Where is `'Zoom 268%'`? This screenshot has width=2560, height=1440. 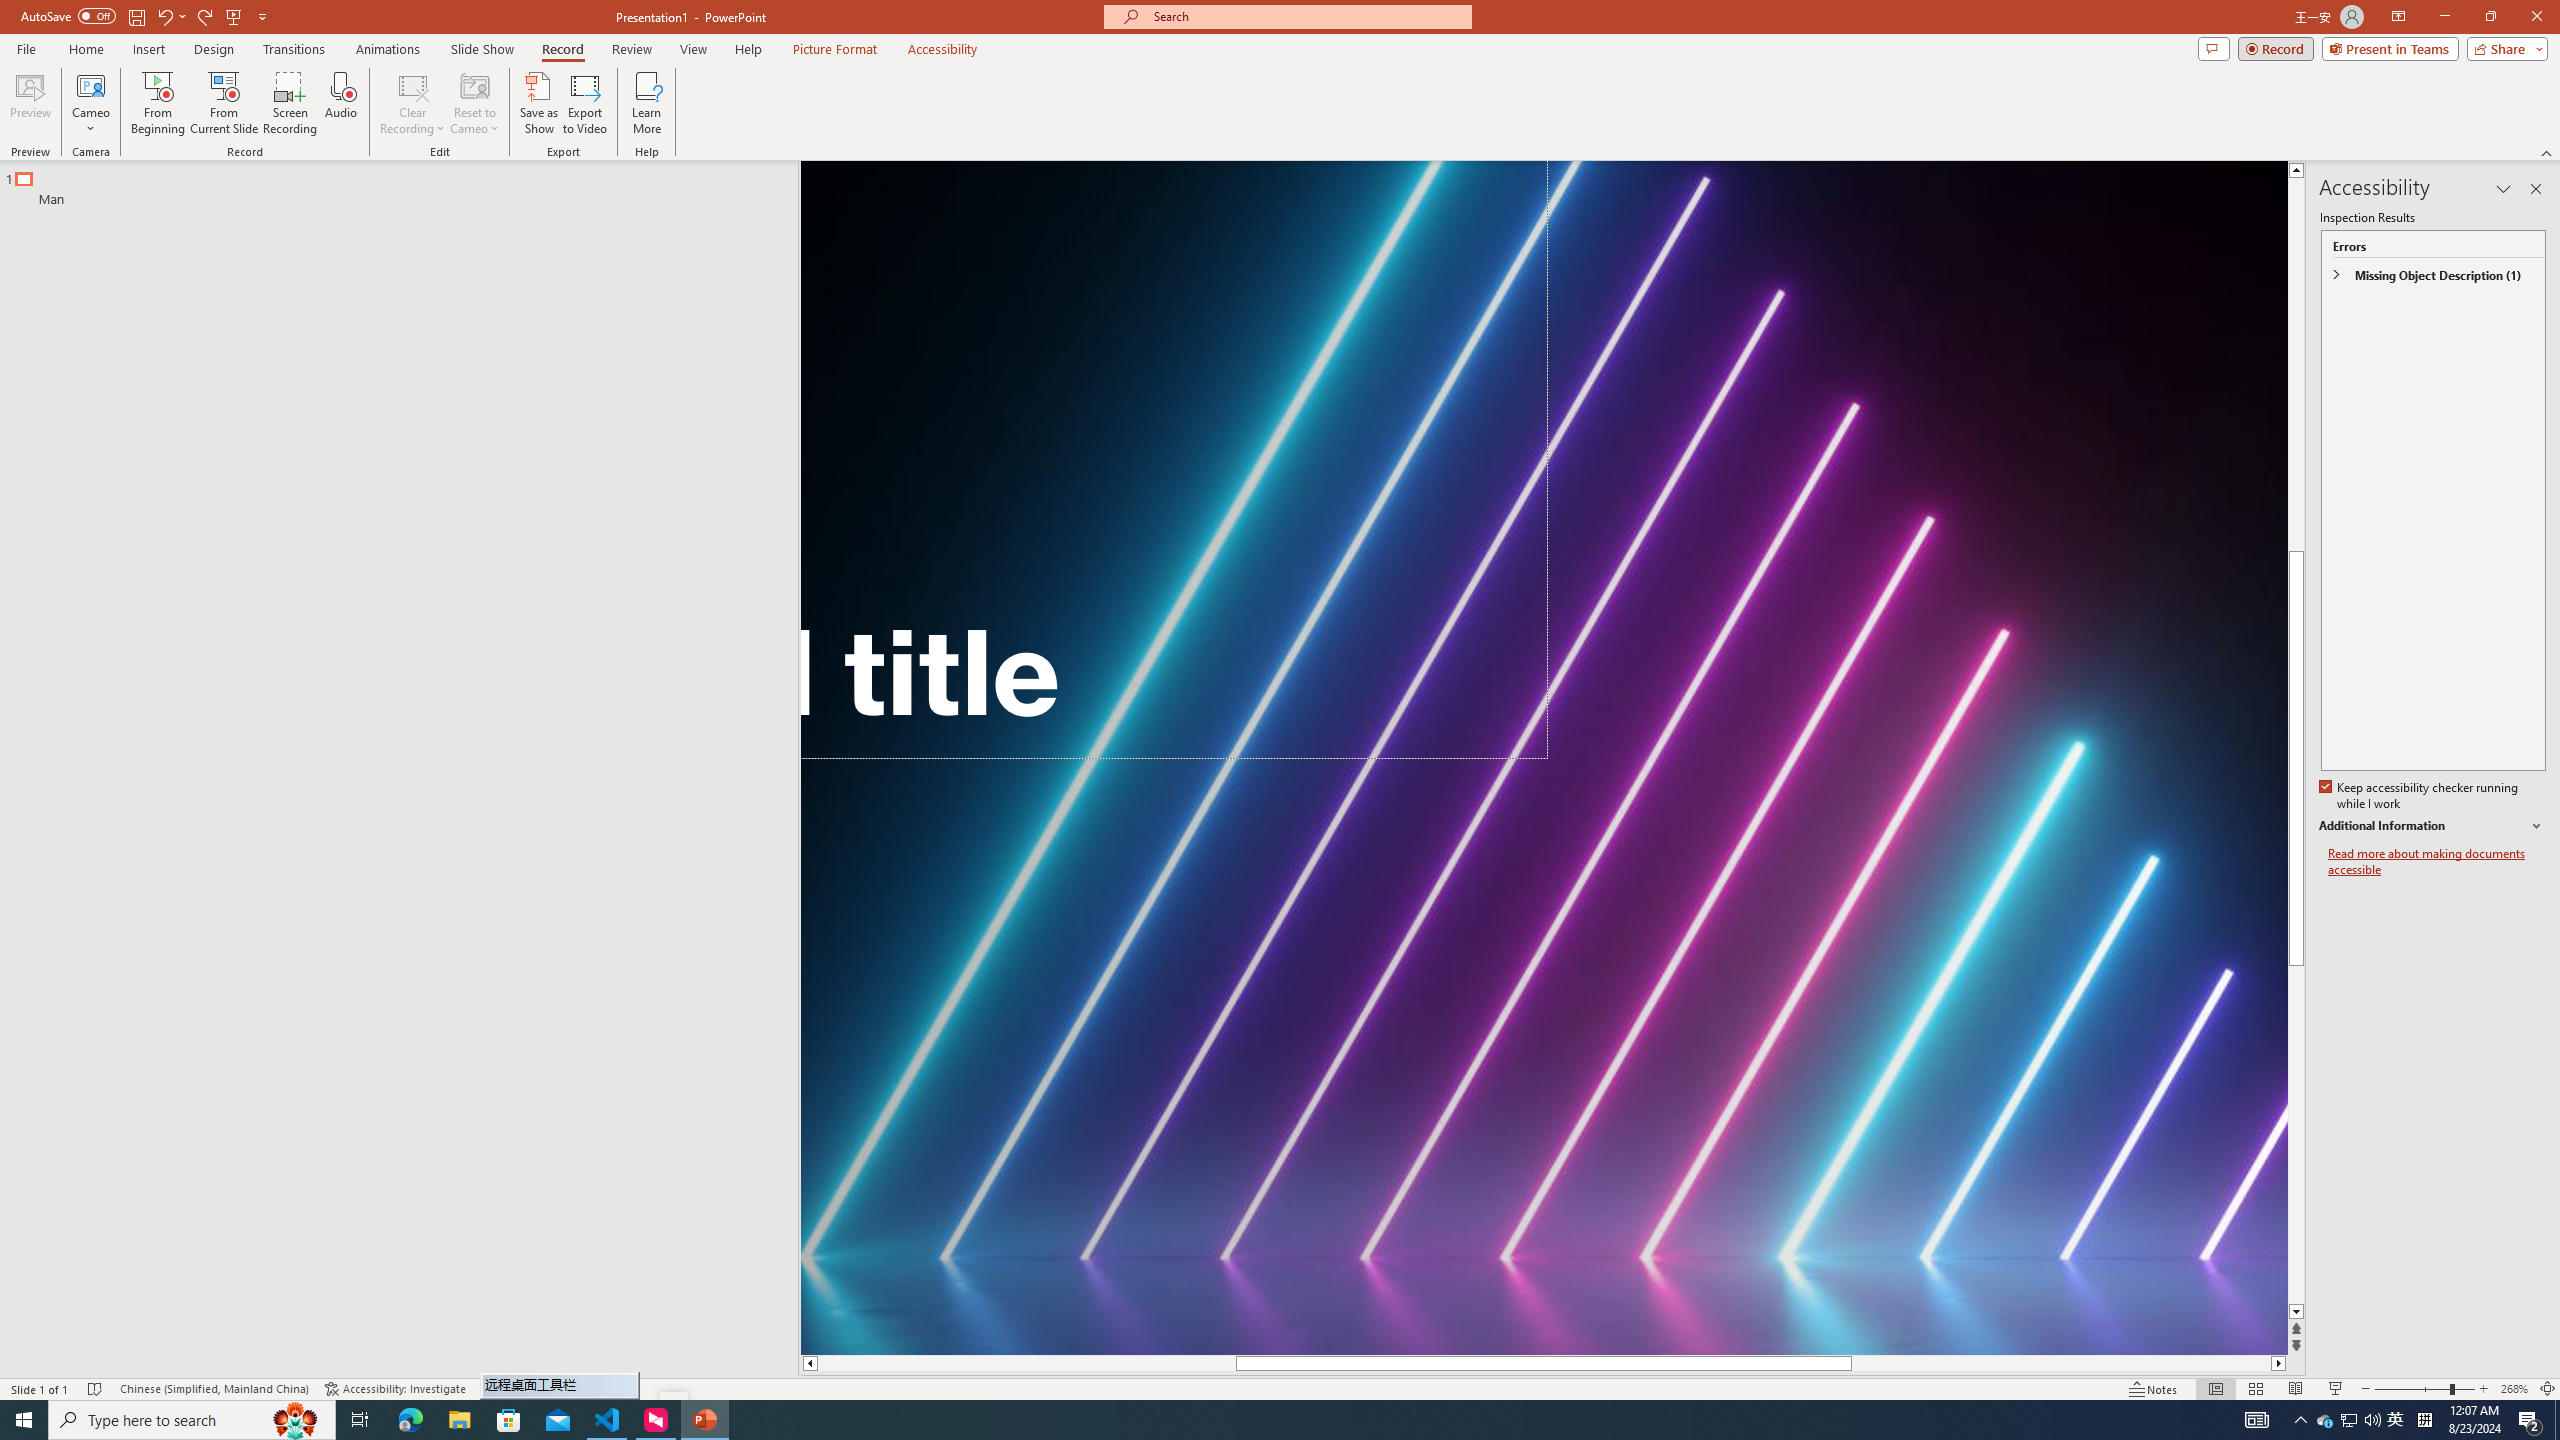
'Zoom 268%' is located at coordinates (2515, 1389).